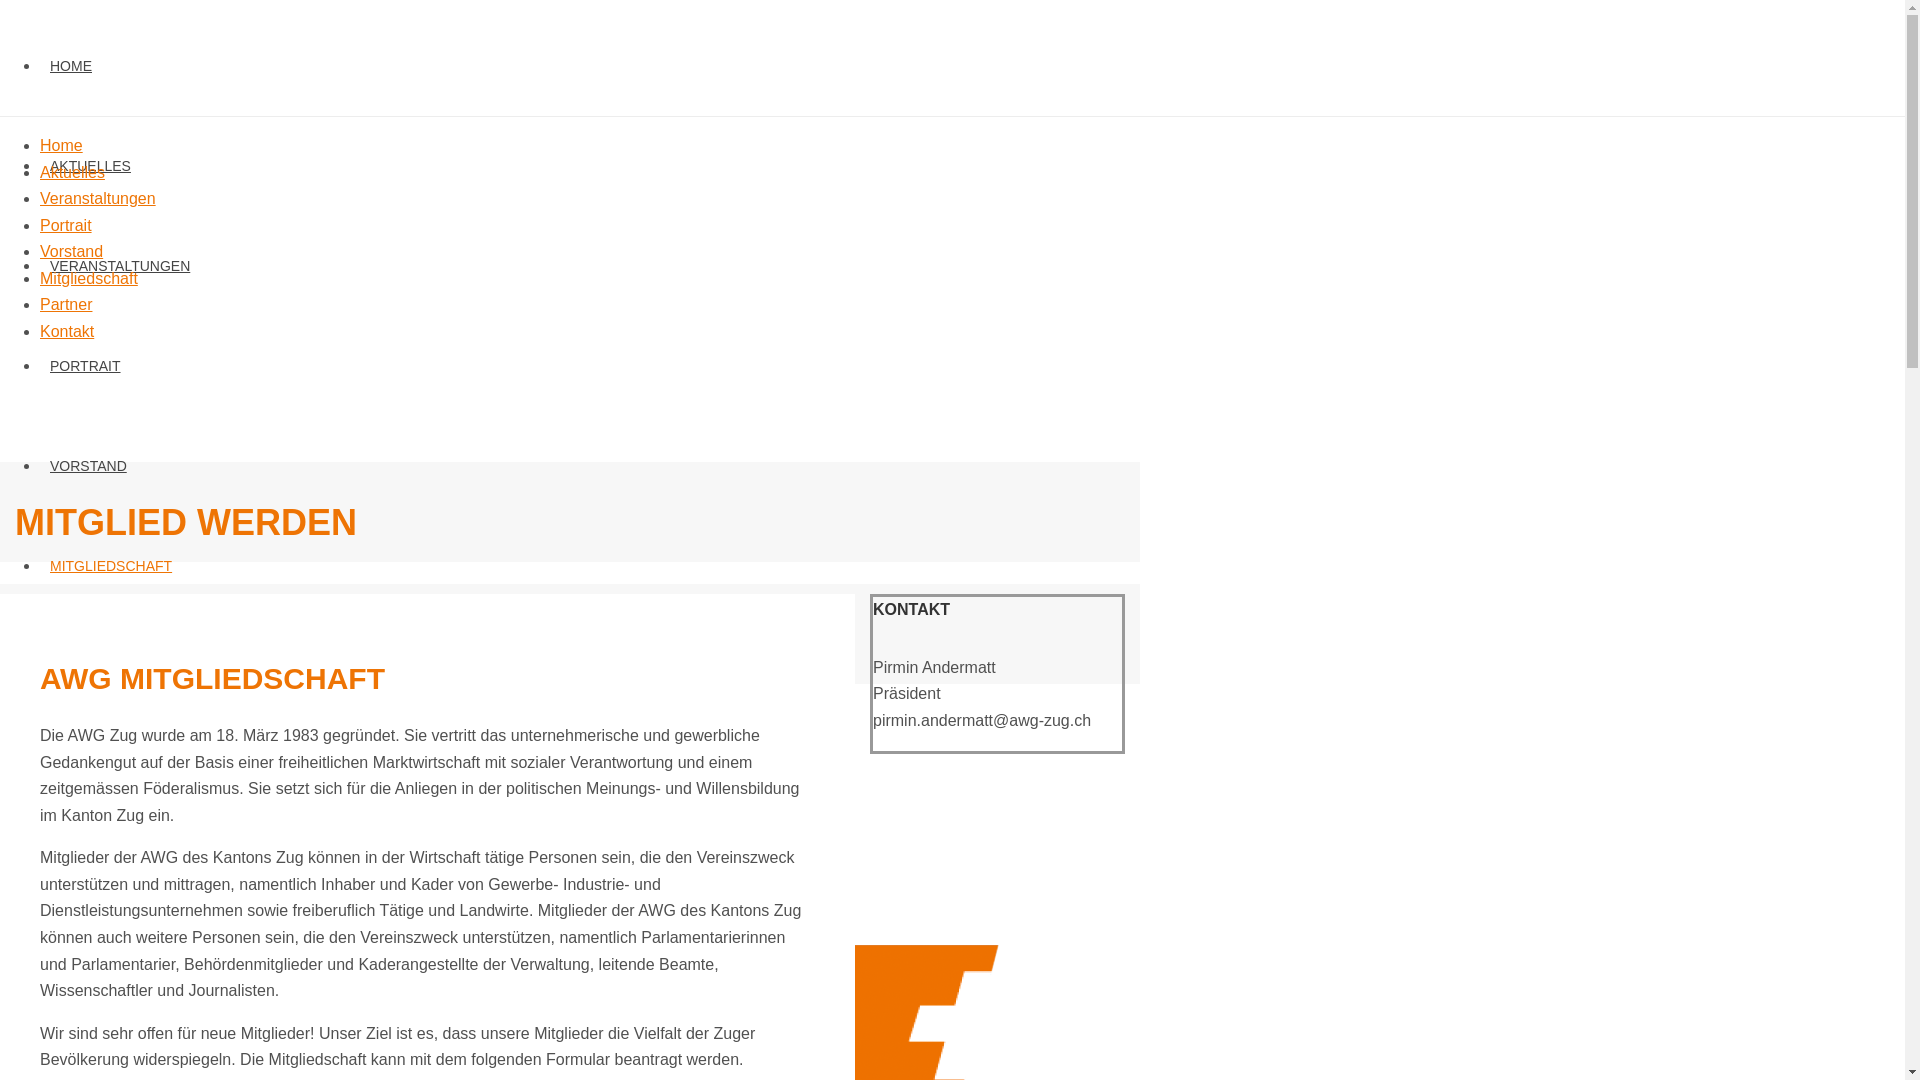  Describe the element at coordinates (71, 250) in the screenshot. I see `'Vorstand'` at that location.